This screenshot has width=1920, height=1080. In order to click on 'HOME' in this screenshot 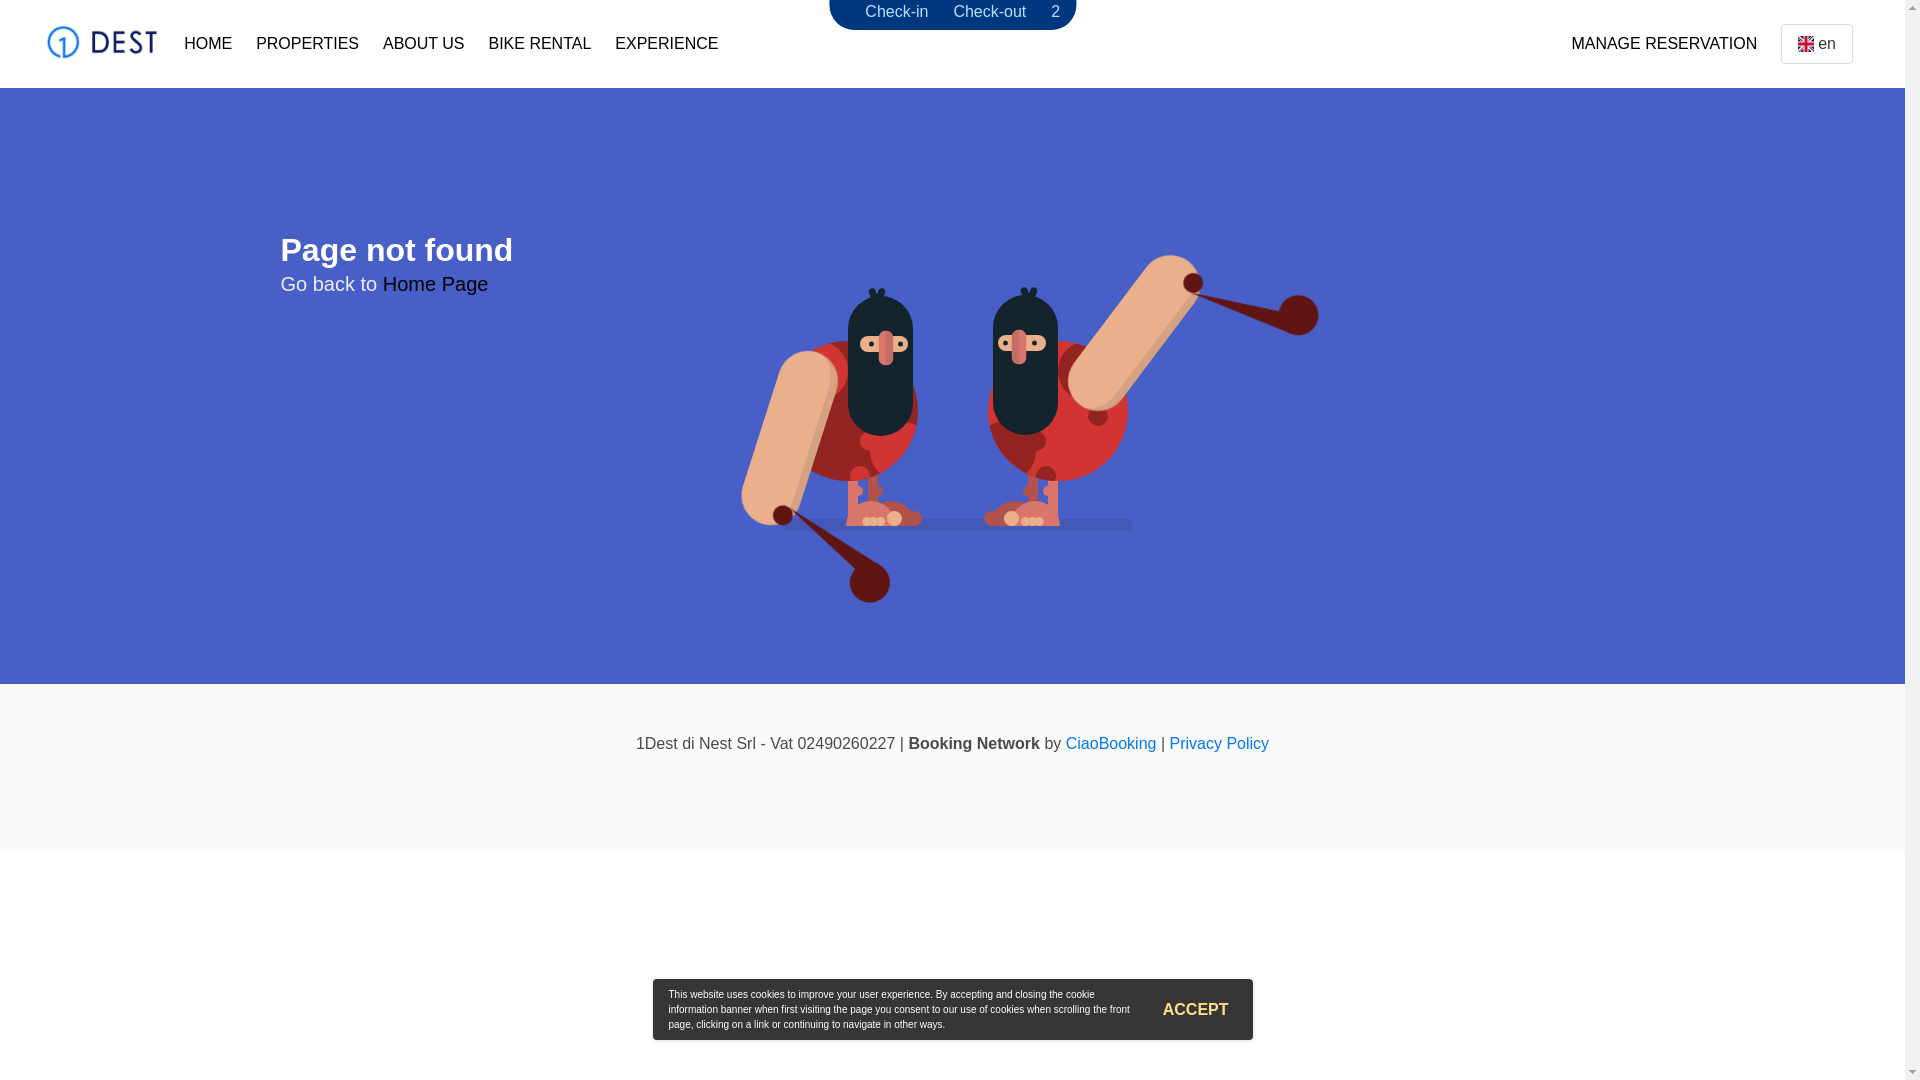, I will do `click(172, 43)`.